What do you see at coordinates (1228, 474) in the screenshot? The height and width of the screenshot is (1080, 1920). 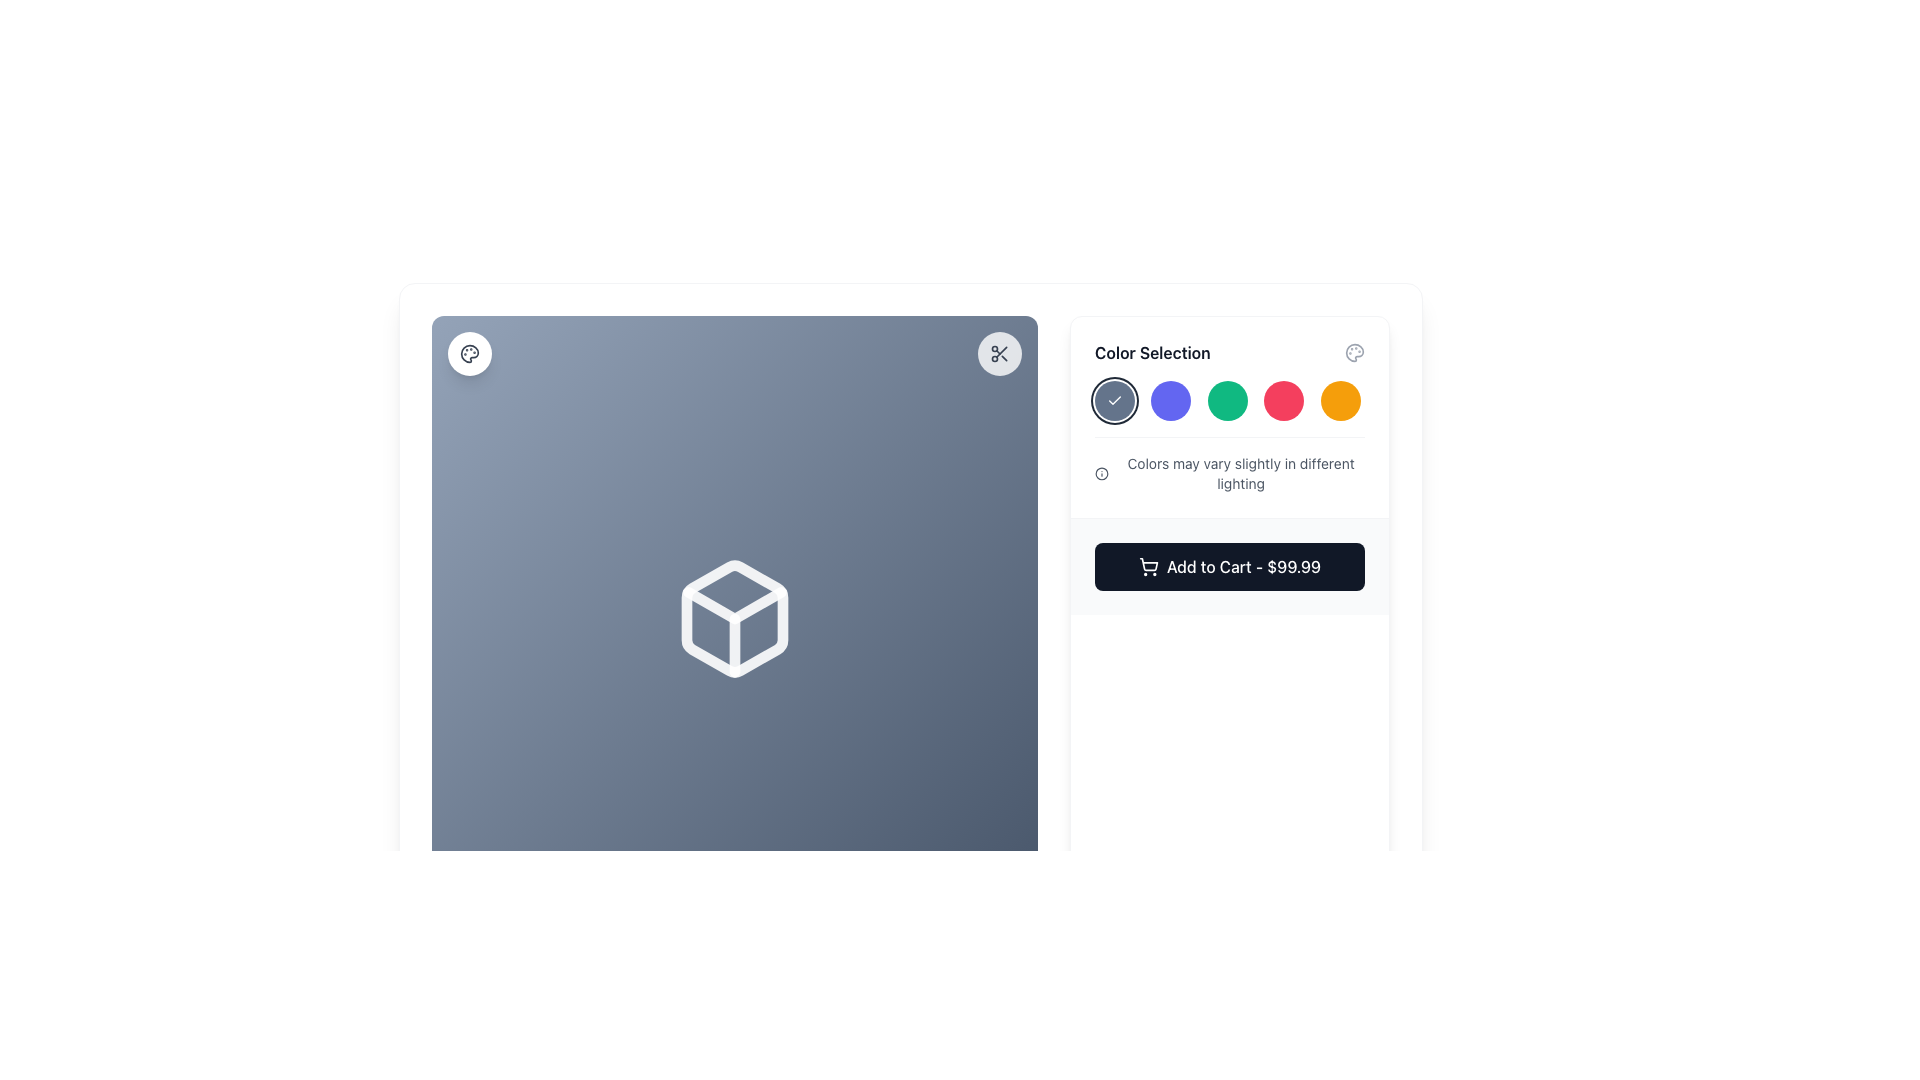 I see `the information icon next to the text label 'Colors may vary slightly in different lighting'` at bounding box center [1228, 474].